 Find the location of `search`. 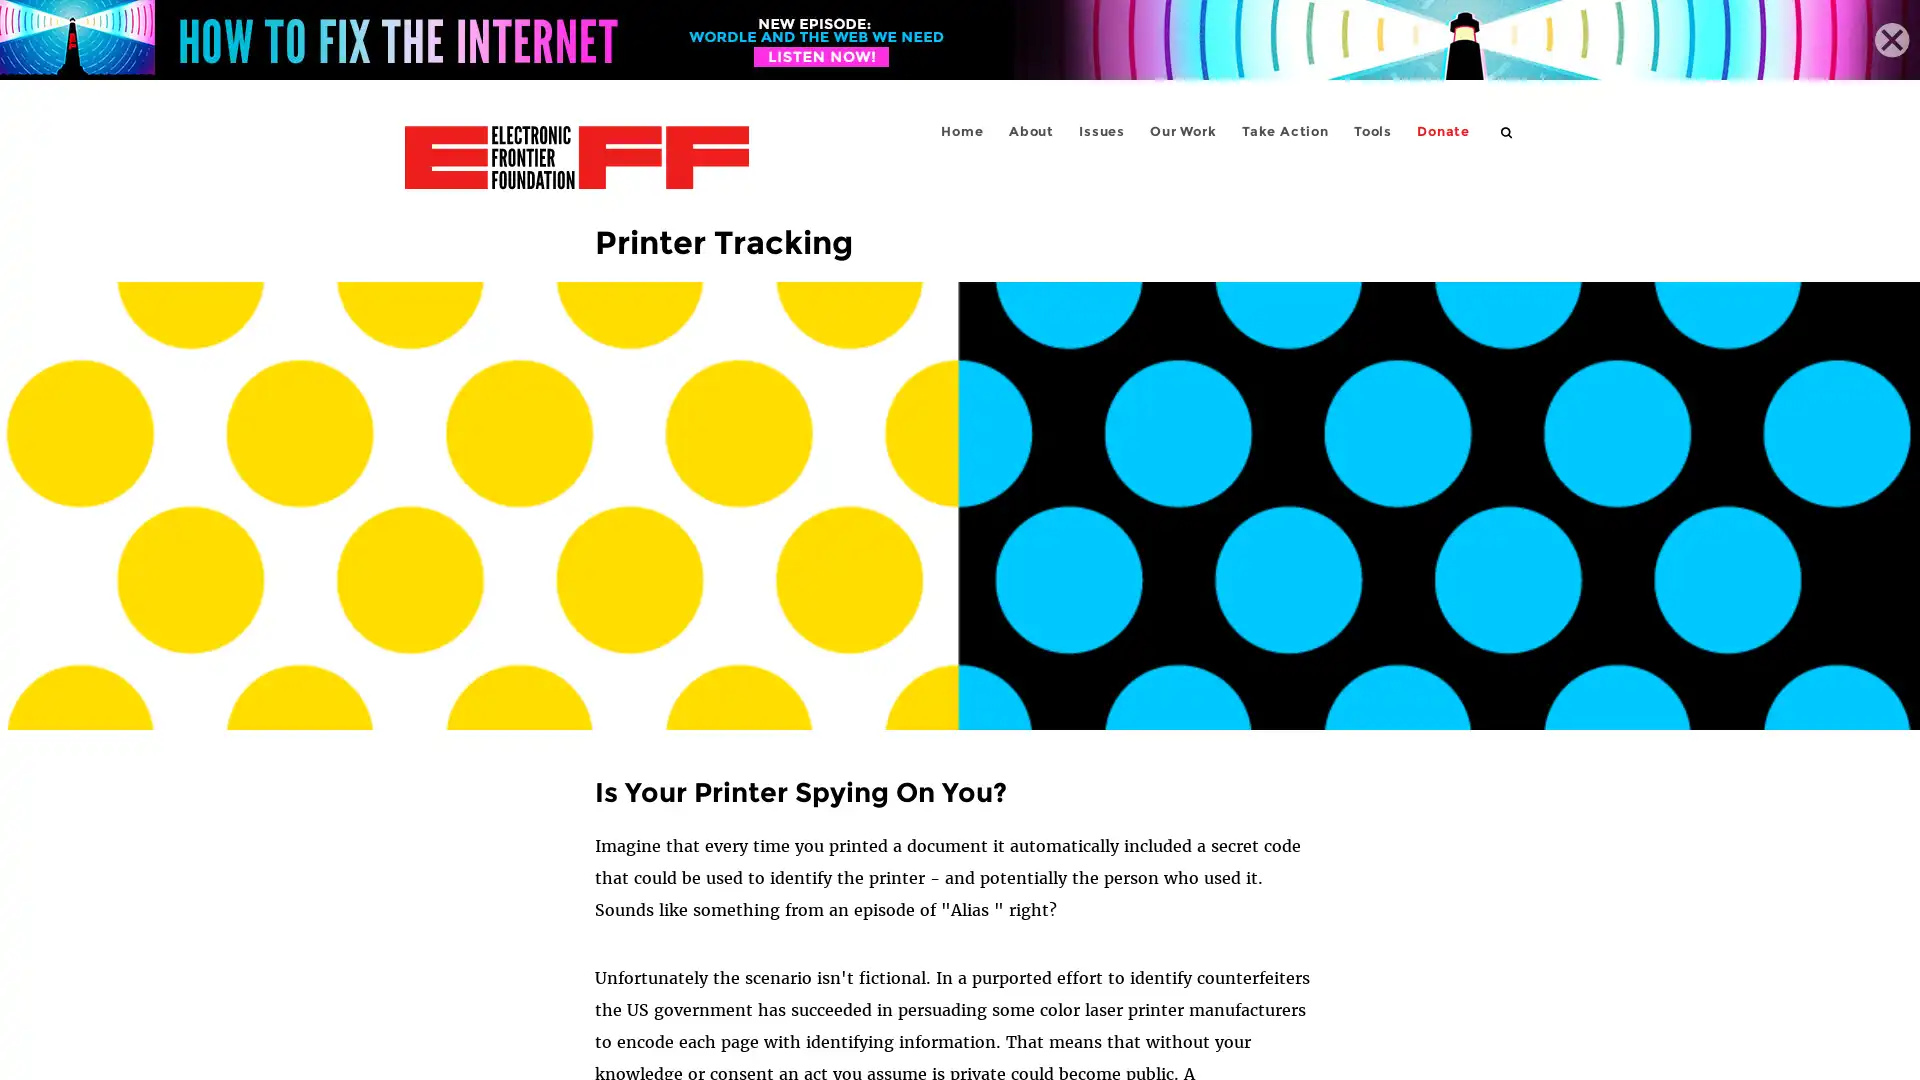

search is located at coordinates (1507, 131).